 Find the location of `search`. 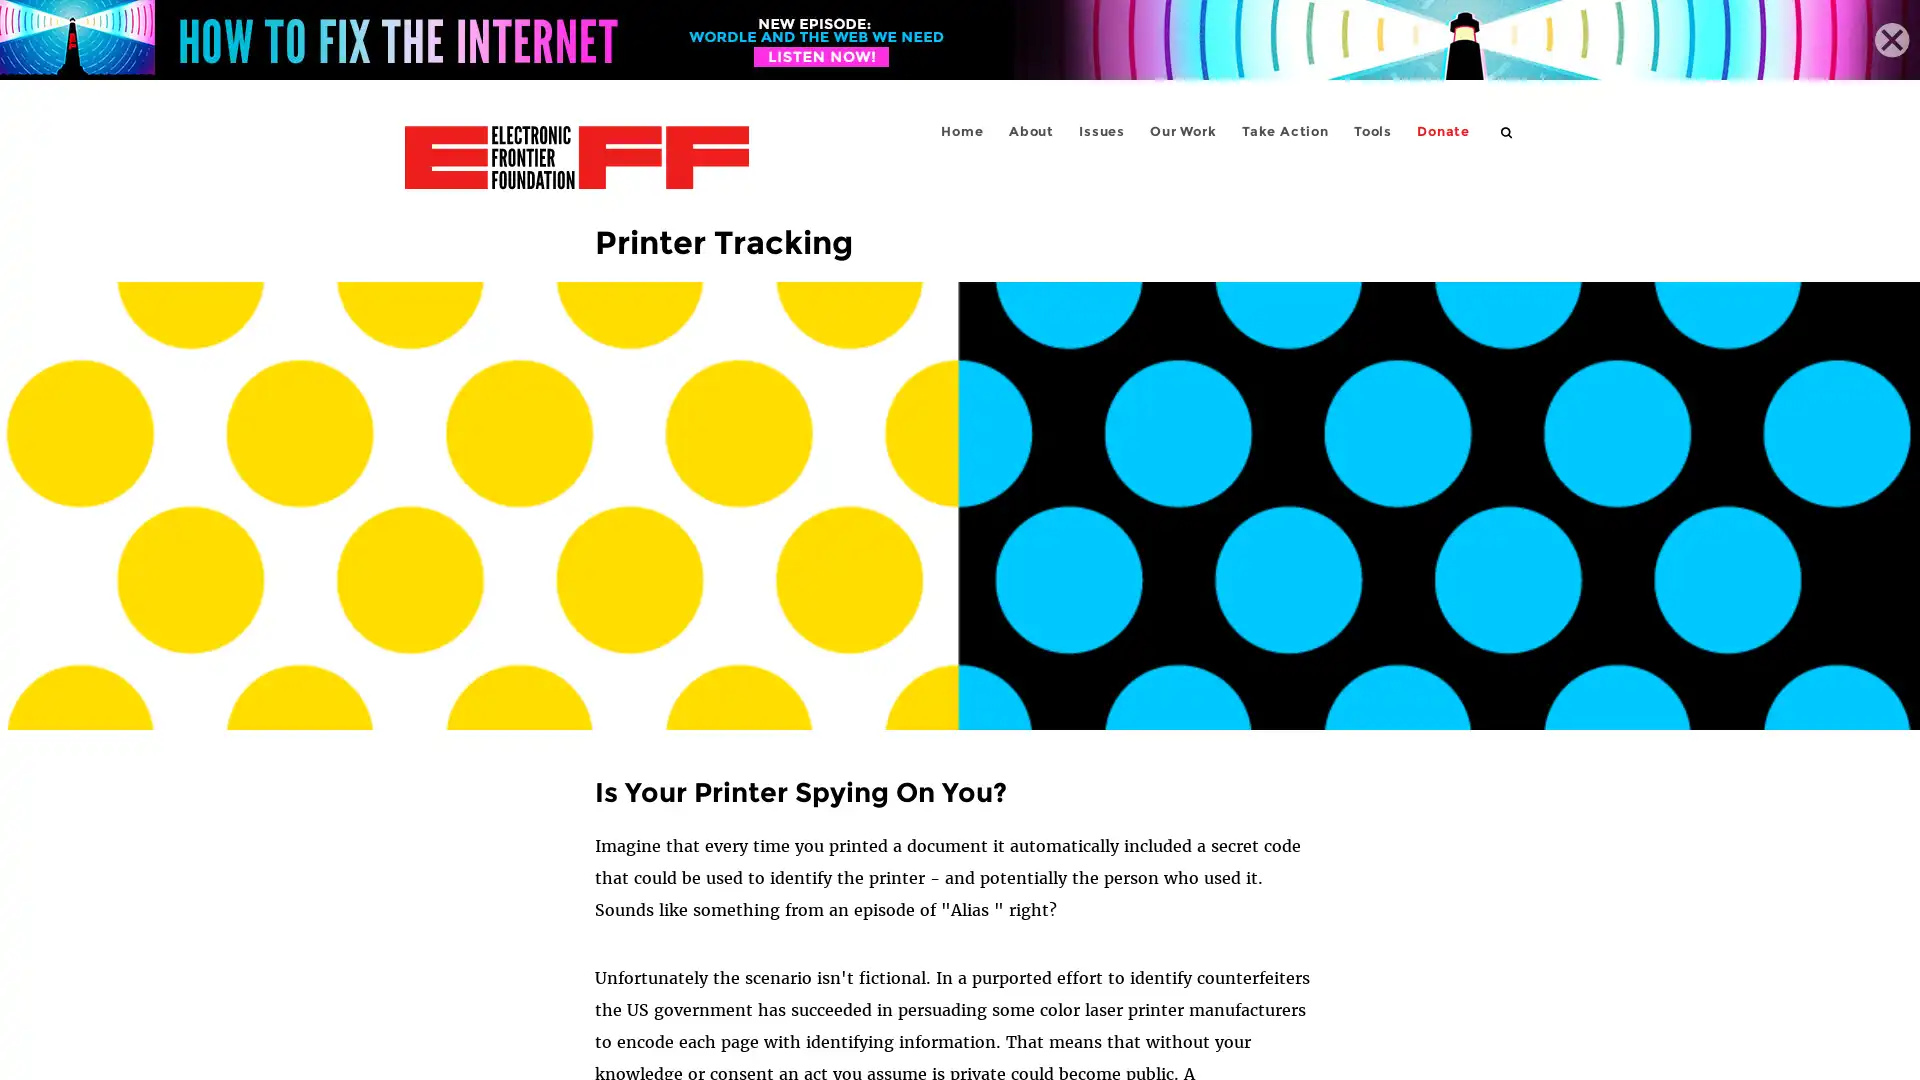

search is located at coordinates (1507, 131).